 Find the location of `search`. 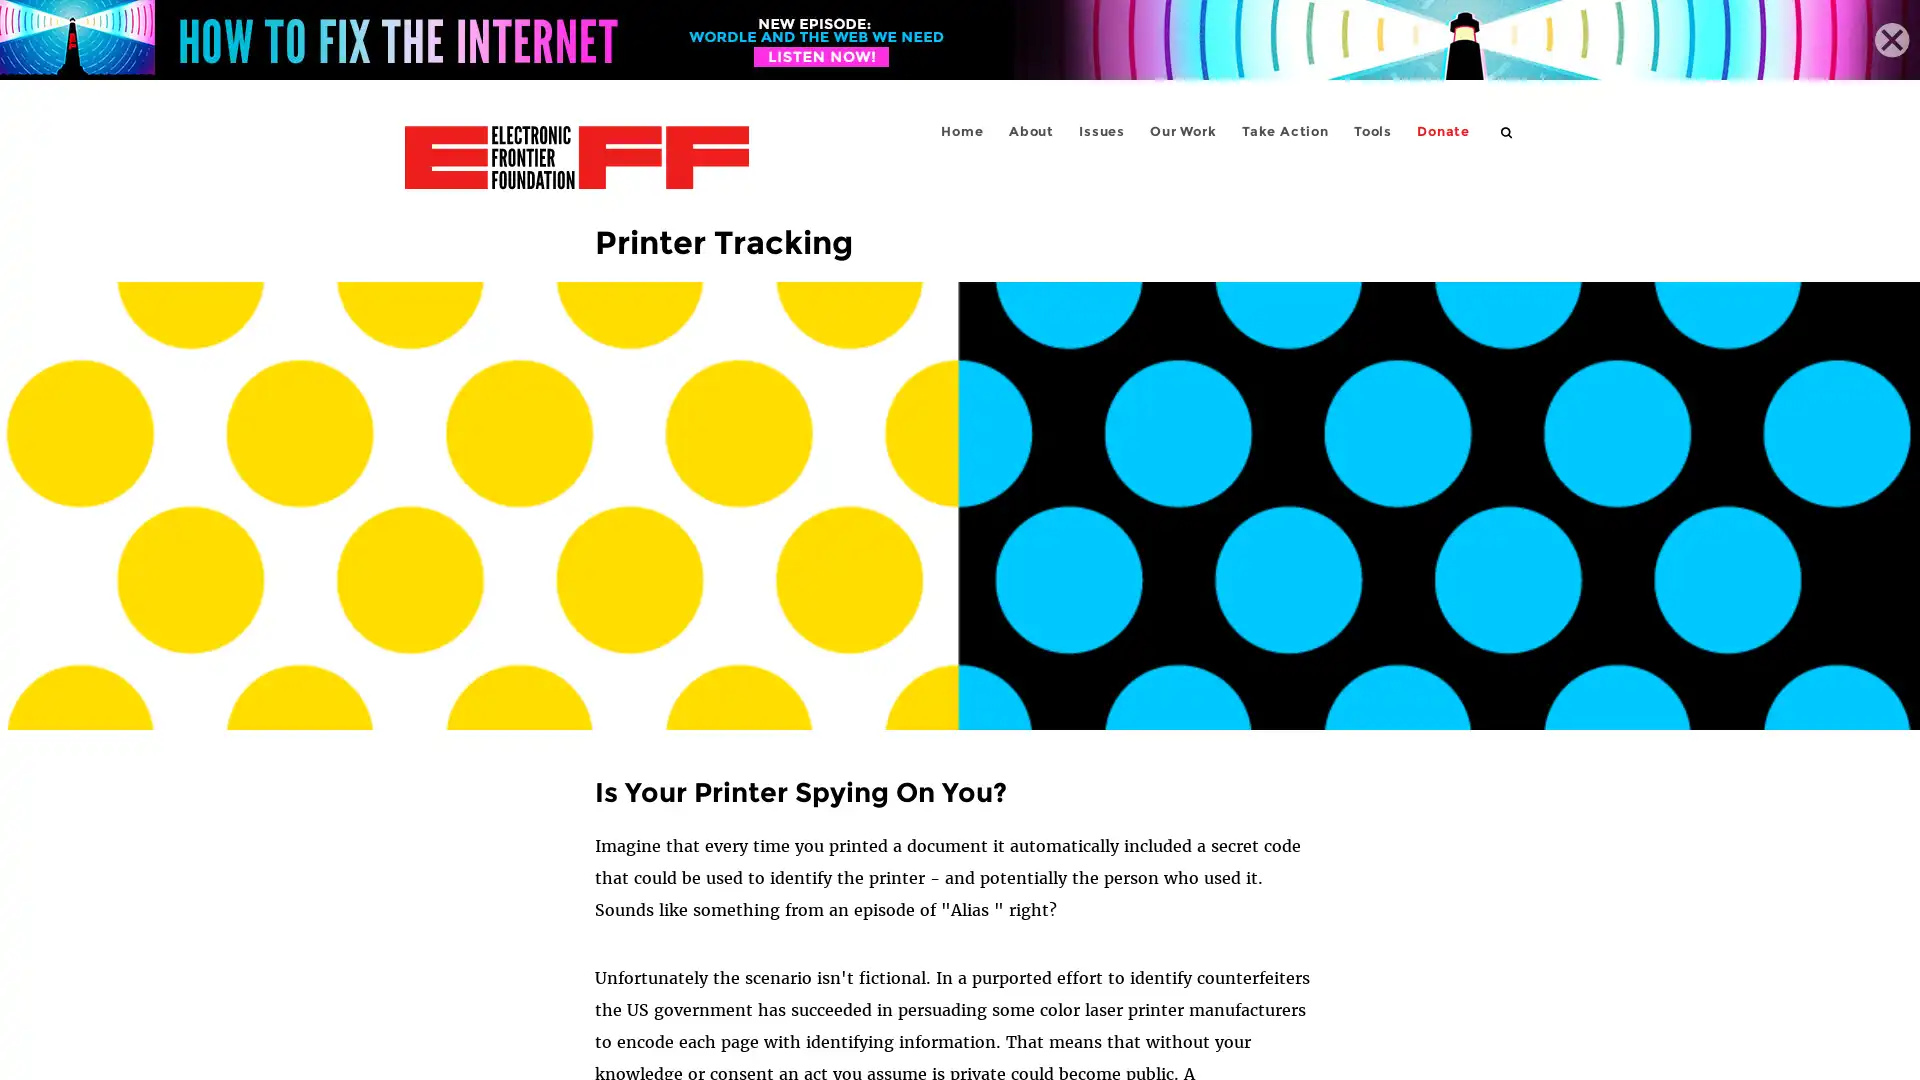

search is located at coordinates (1507, 131).